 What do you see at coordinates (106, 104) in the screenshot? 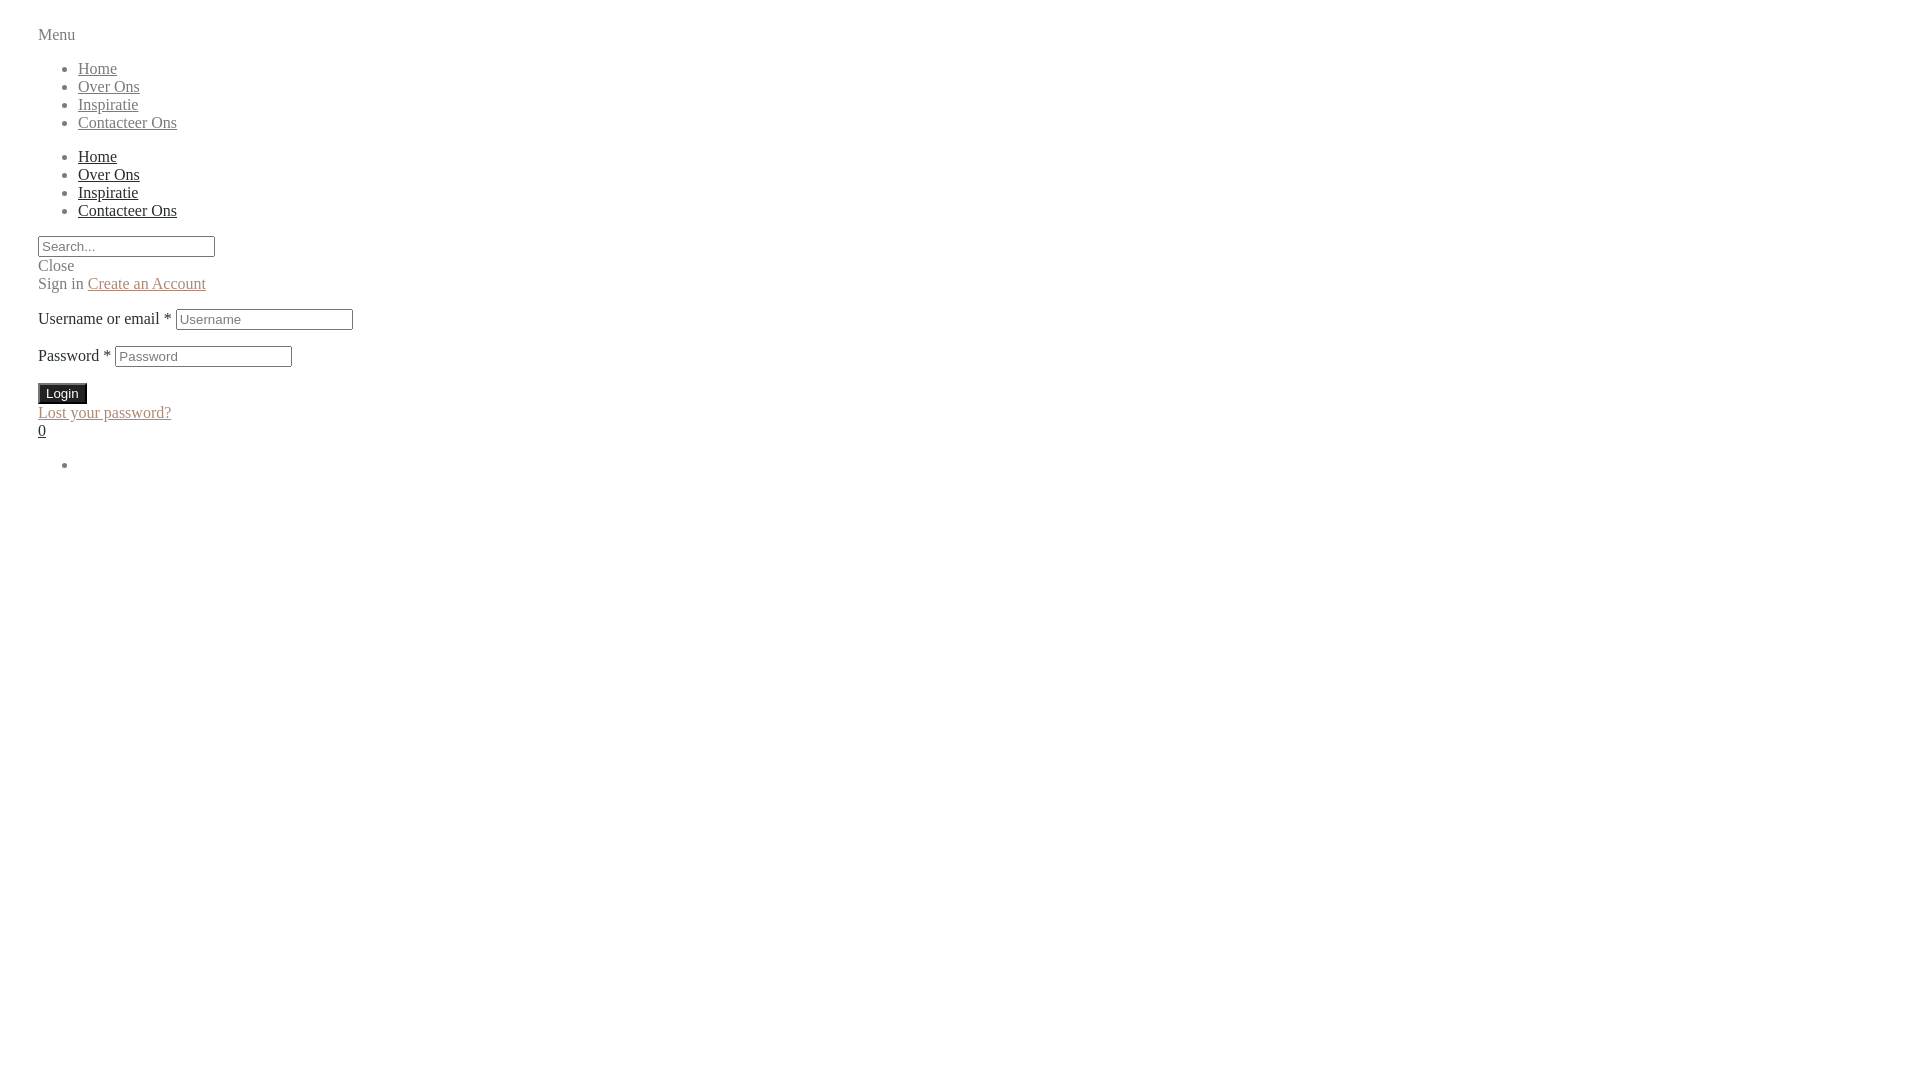
I see `'Inspiratie'` at bounding box center [106, 104].